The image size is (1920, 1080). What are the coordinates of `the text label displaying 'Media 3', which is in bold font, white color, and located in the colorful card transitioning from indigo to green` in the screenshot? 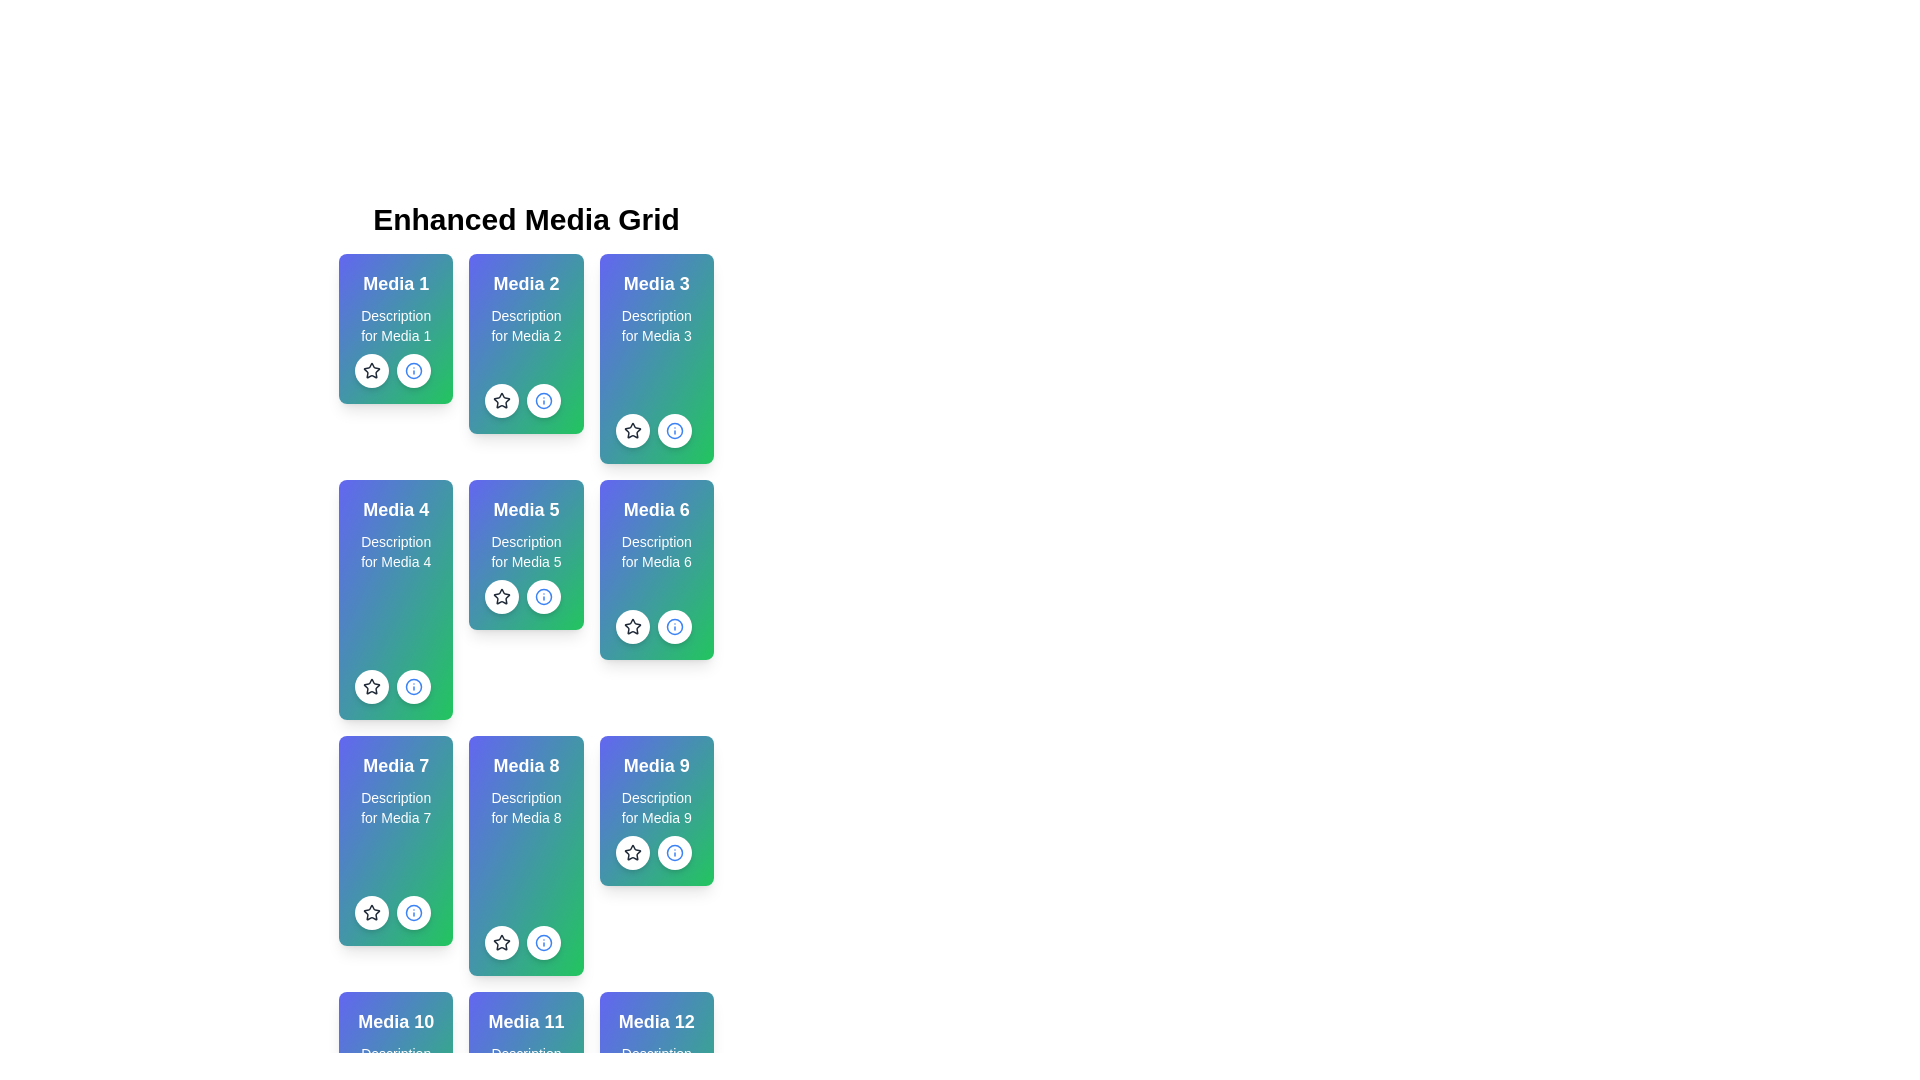 It's located at (656, 284).